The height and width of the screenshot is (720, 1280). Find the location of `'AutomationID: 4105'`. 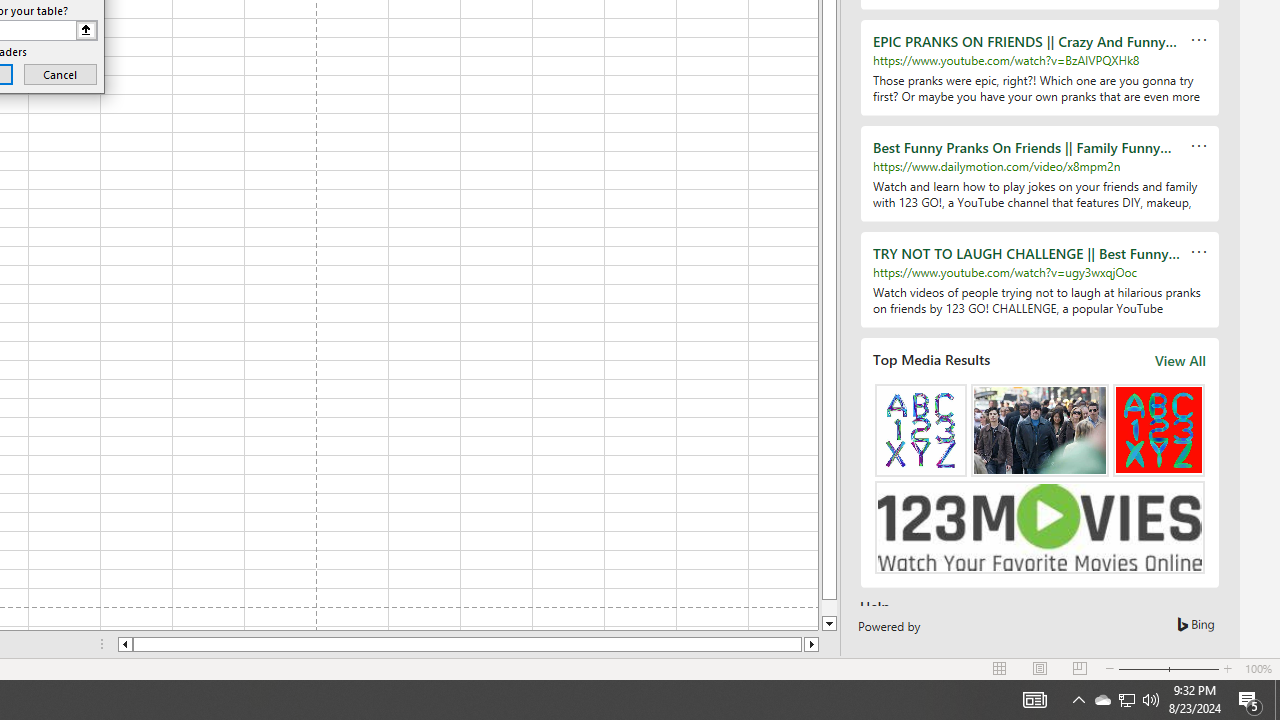

'AutomationID: 4105' is located at coordinates (1034, 698).